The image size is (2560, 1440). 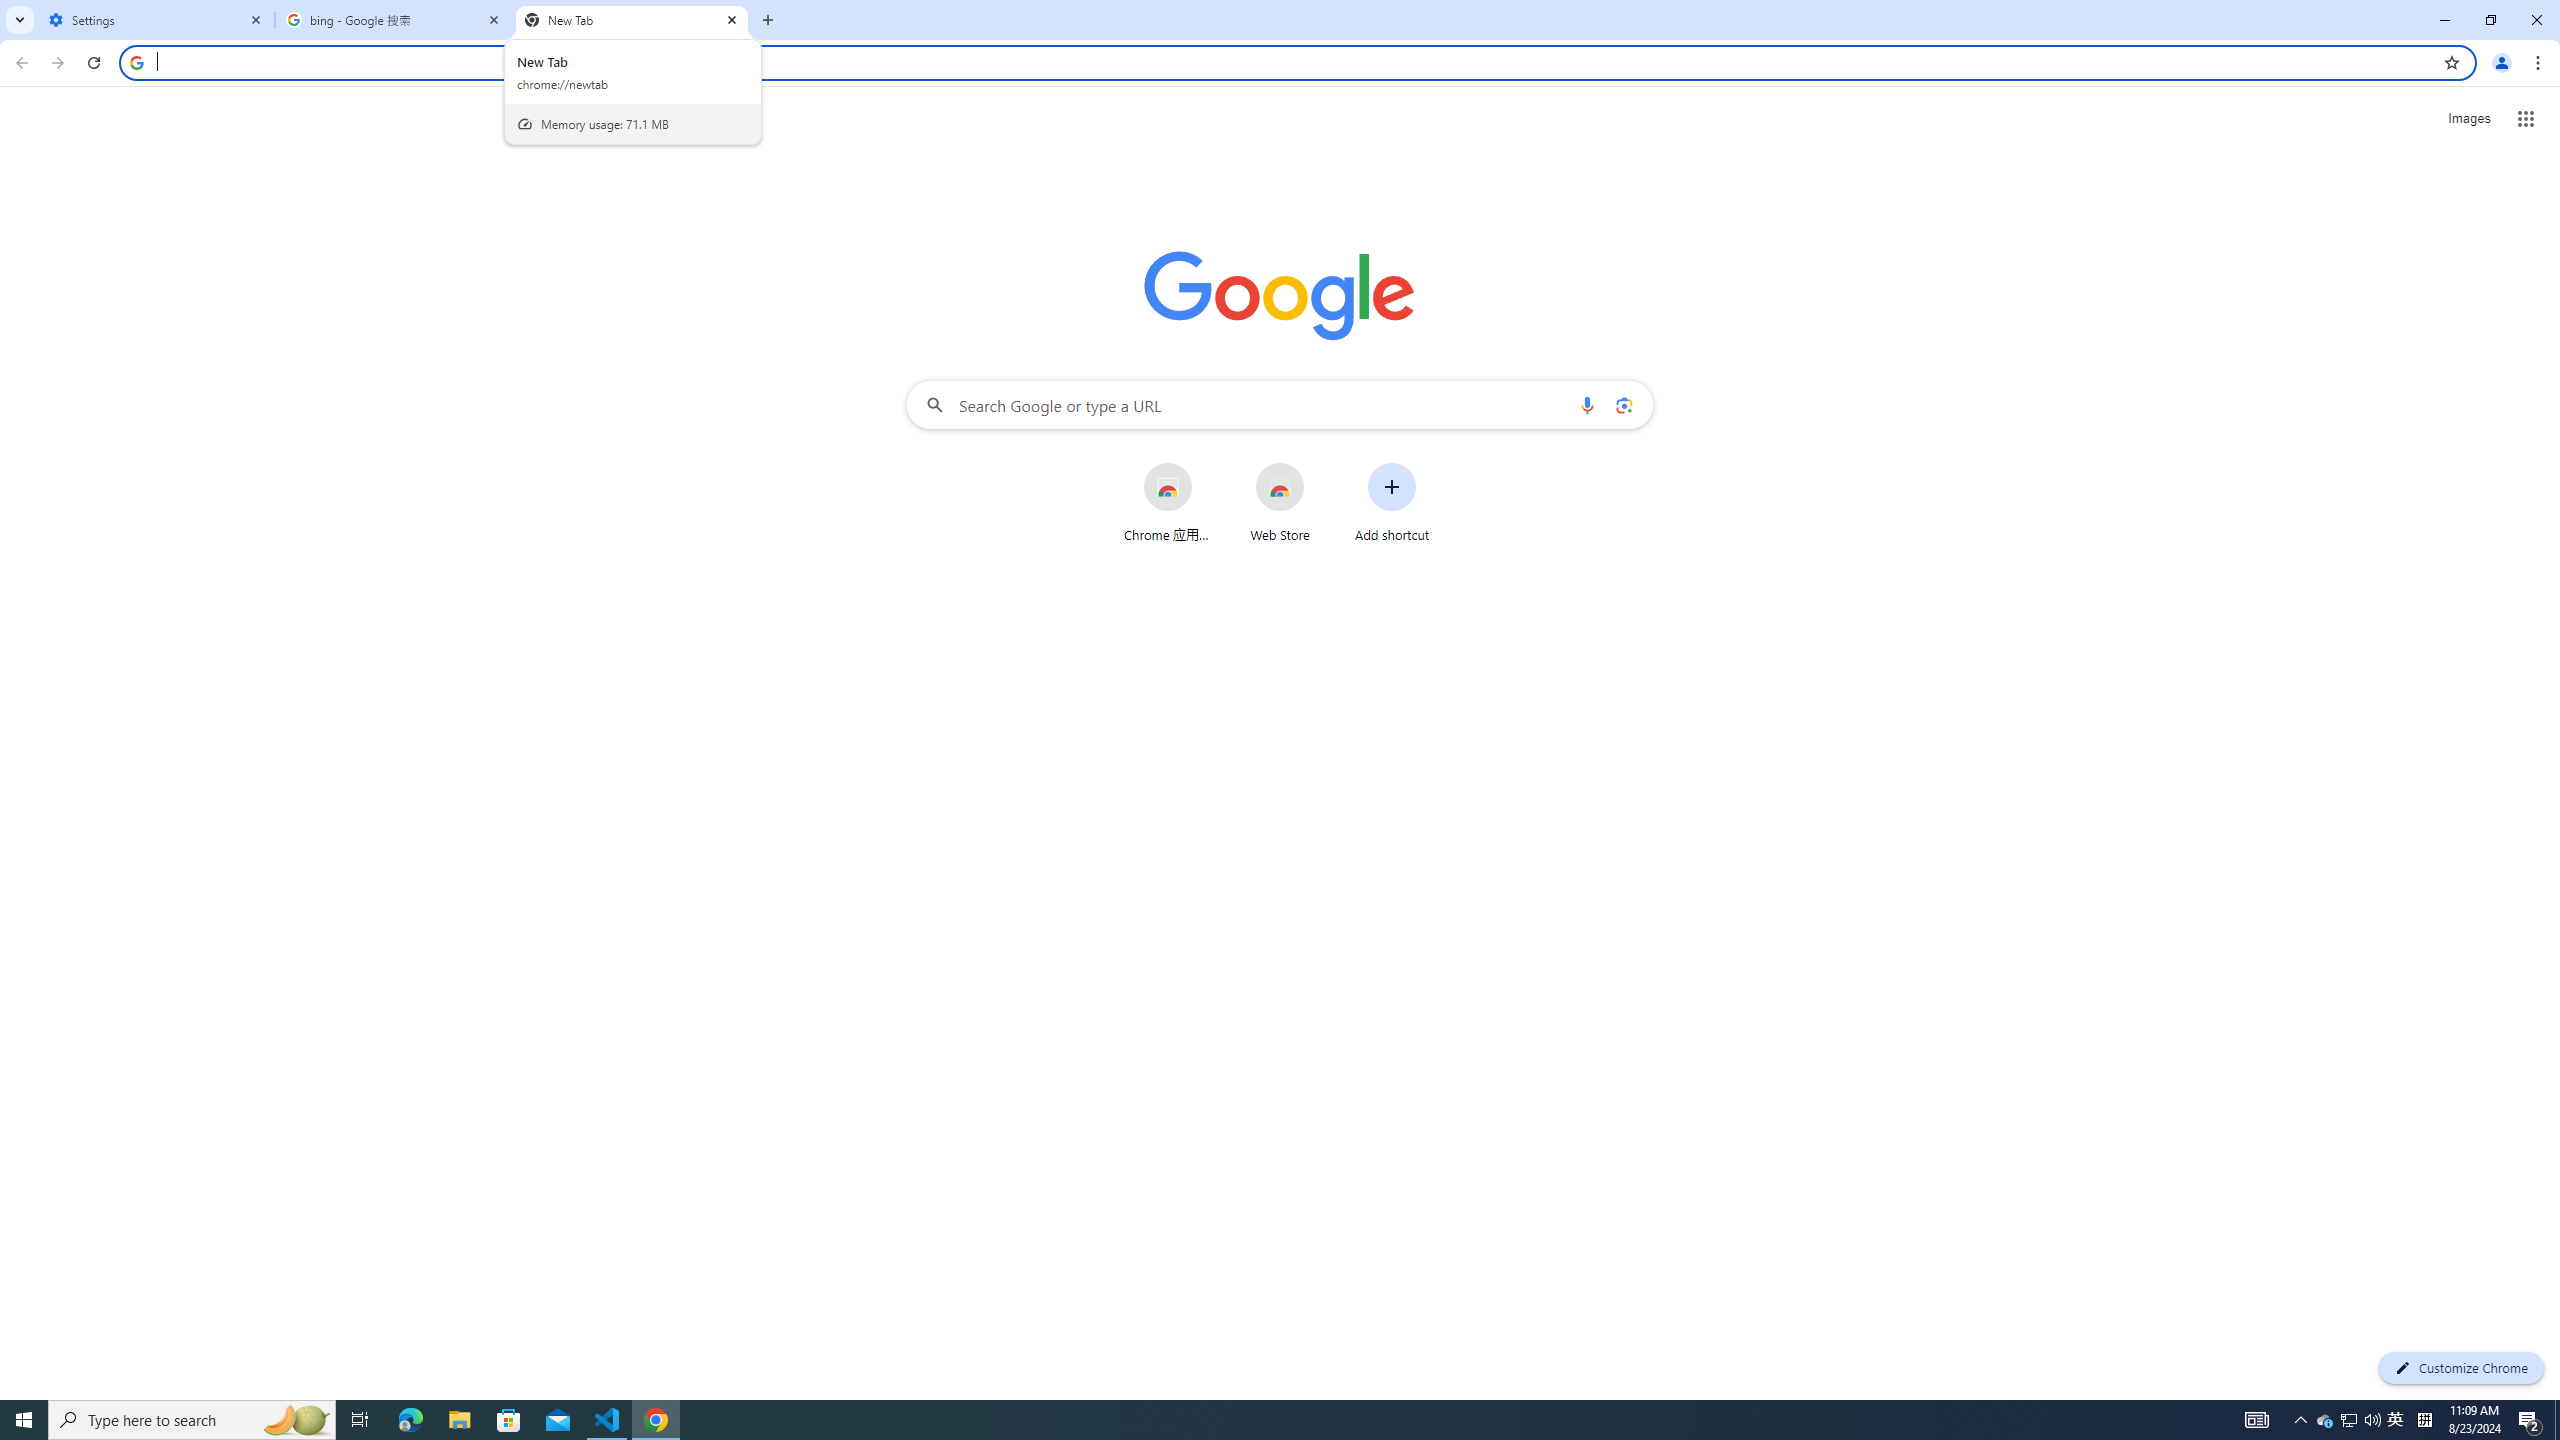 What do you see at coordinates (1280, 501) in the screenshot?
I see `'Web Store'` at bounding box center [1280, 501].